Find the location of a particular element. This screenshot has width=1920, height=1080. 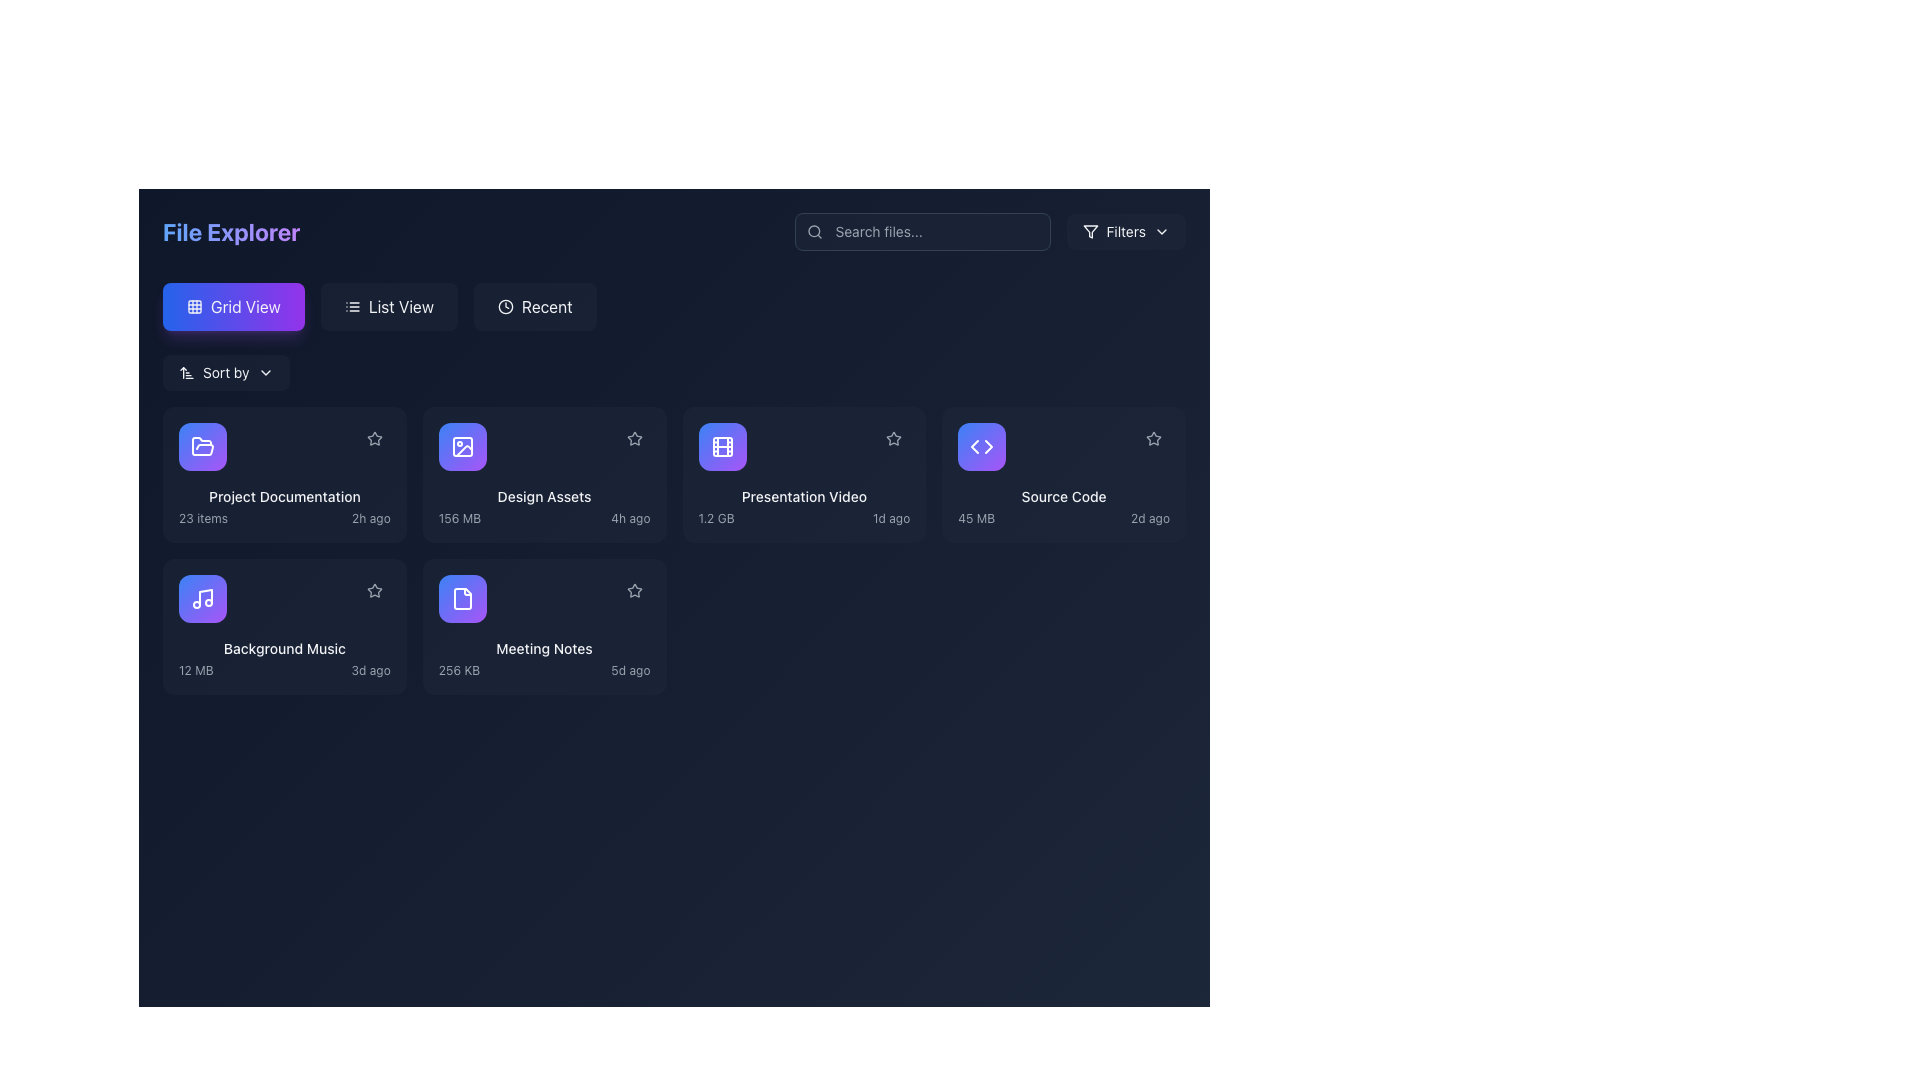

the Text label displaying 'Meeting Notes' in the file explorer interface, located in the second row and second column of the grid layout, positioned below the file icon and above the metadata text is located at coordinates (544, 648).